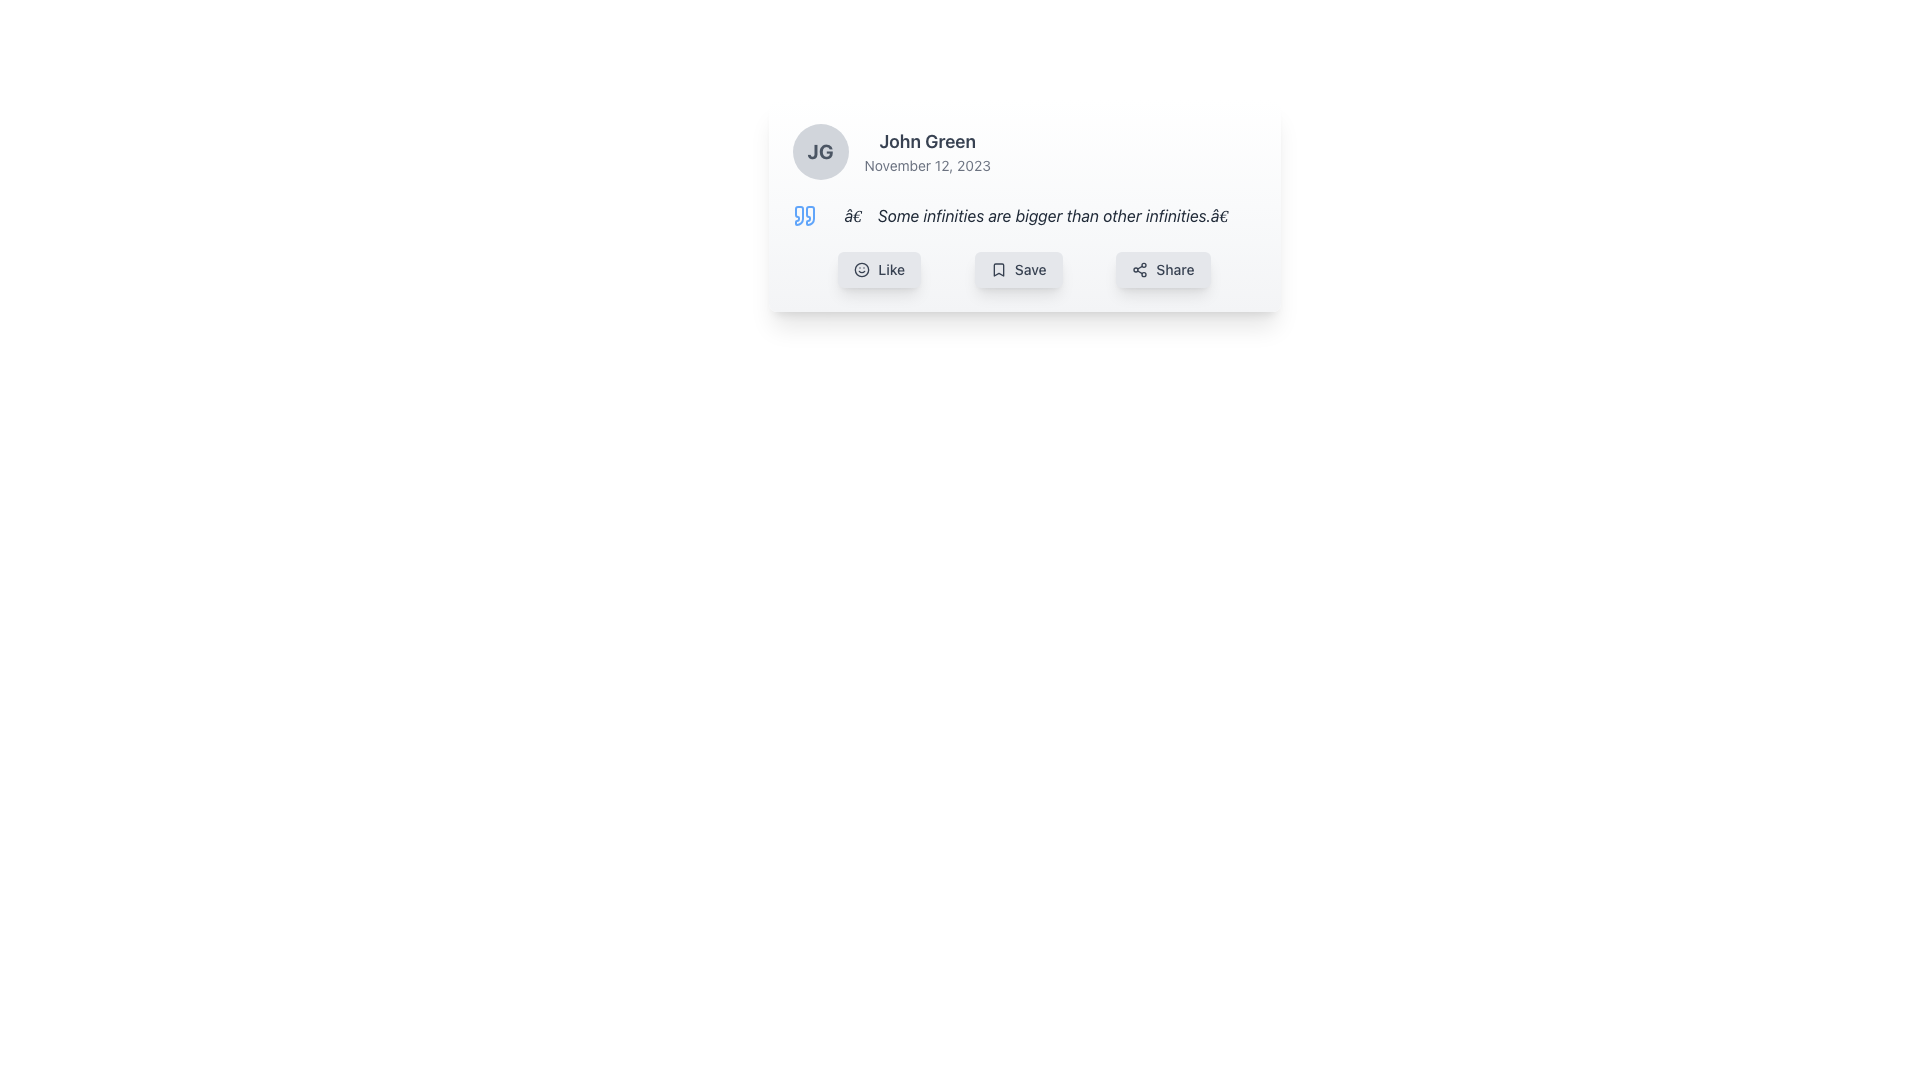 Image resolution: width=1920 pixels, height=1080 pixels. Describe the element at coordinates (862, 270) in the screenshot. I see `the circular SVG-based smiley icon located to the left of the 'Like' button, which is centered vertically in its bounding box` at that location.